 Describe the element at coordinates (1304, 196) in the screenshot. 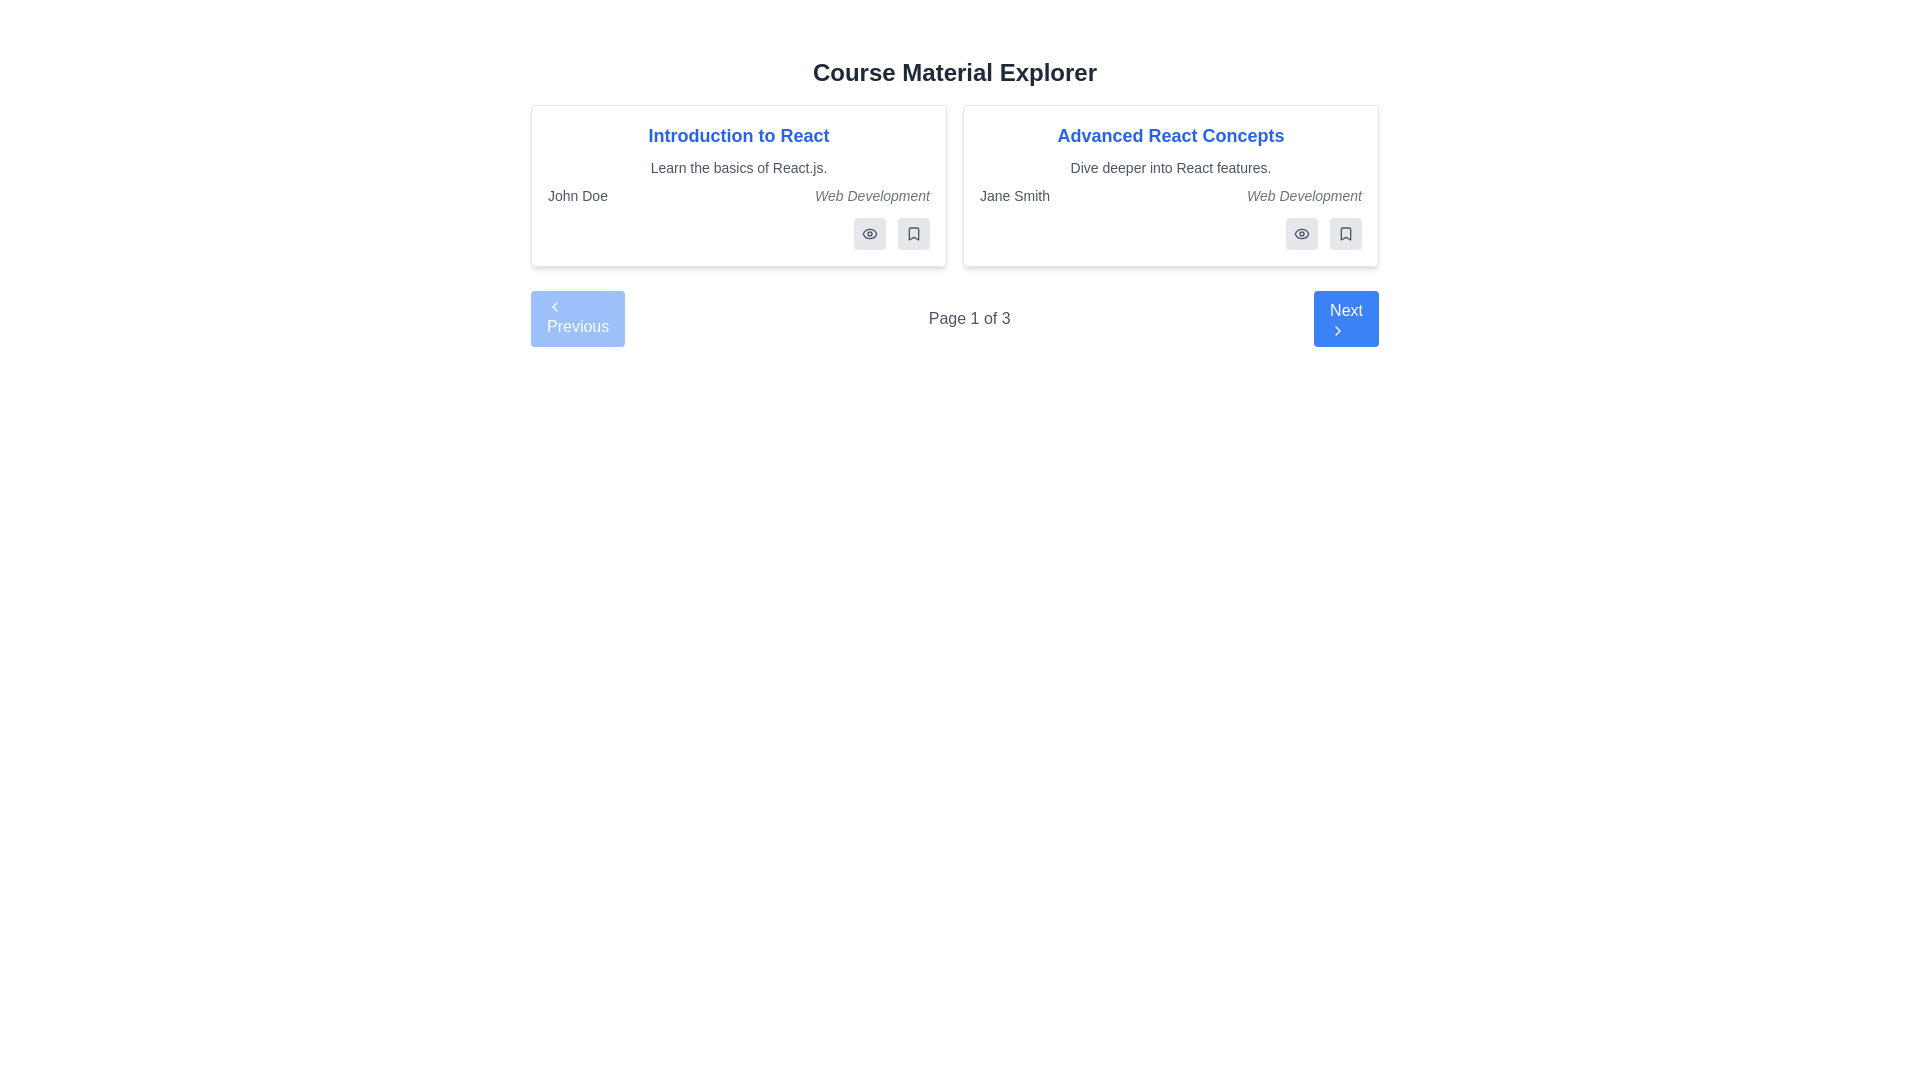

I see `text 'Web Development' from the italicized gray text label located within the right card of a two-card layout, positioned to the right of 'Jane Smith'` at that location.